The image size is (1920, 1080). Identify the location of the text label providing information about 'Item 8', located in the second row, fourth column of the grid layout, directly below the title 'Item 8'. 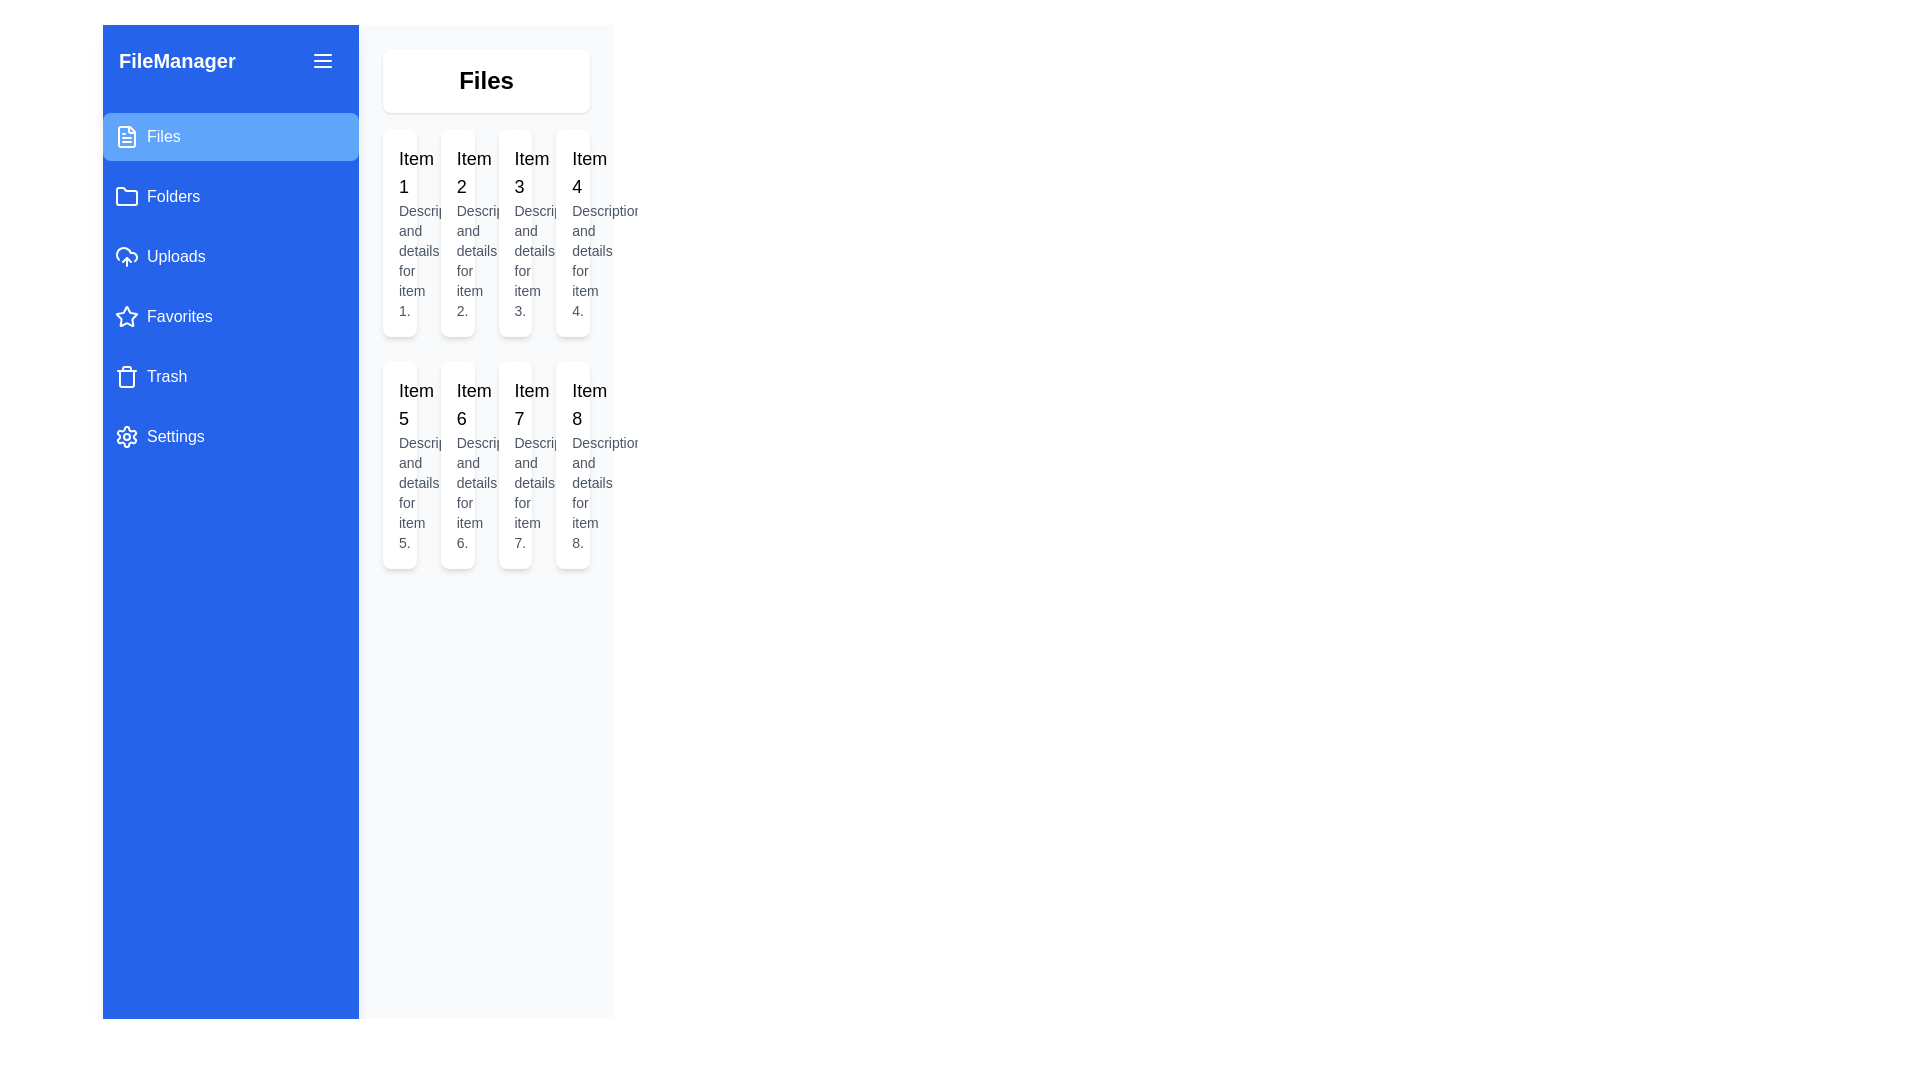
(572, 493).